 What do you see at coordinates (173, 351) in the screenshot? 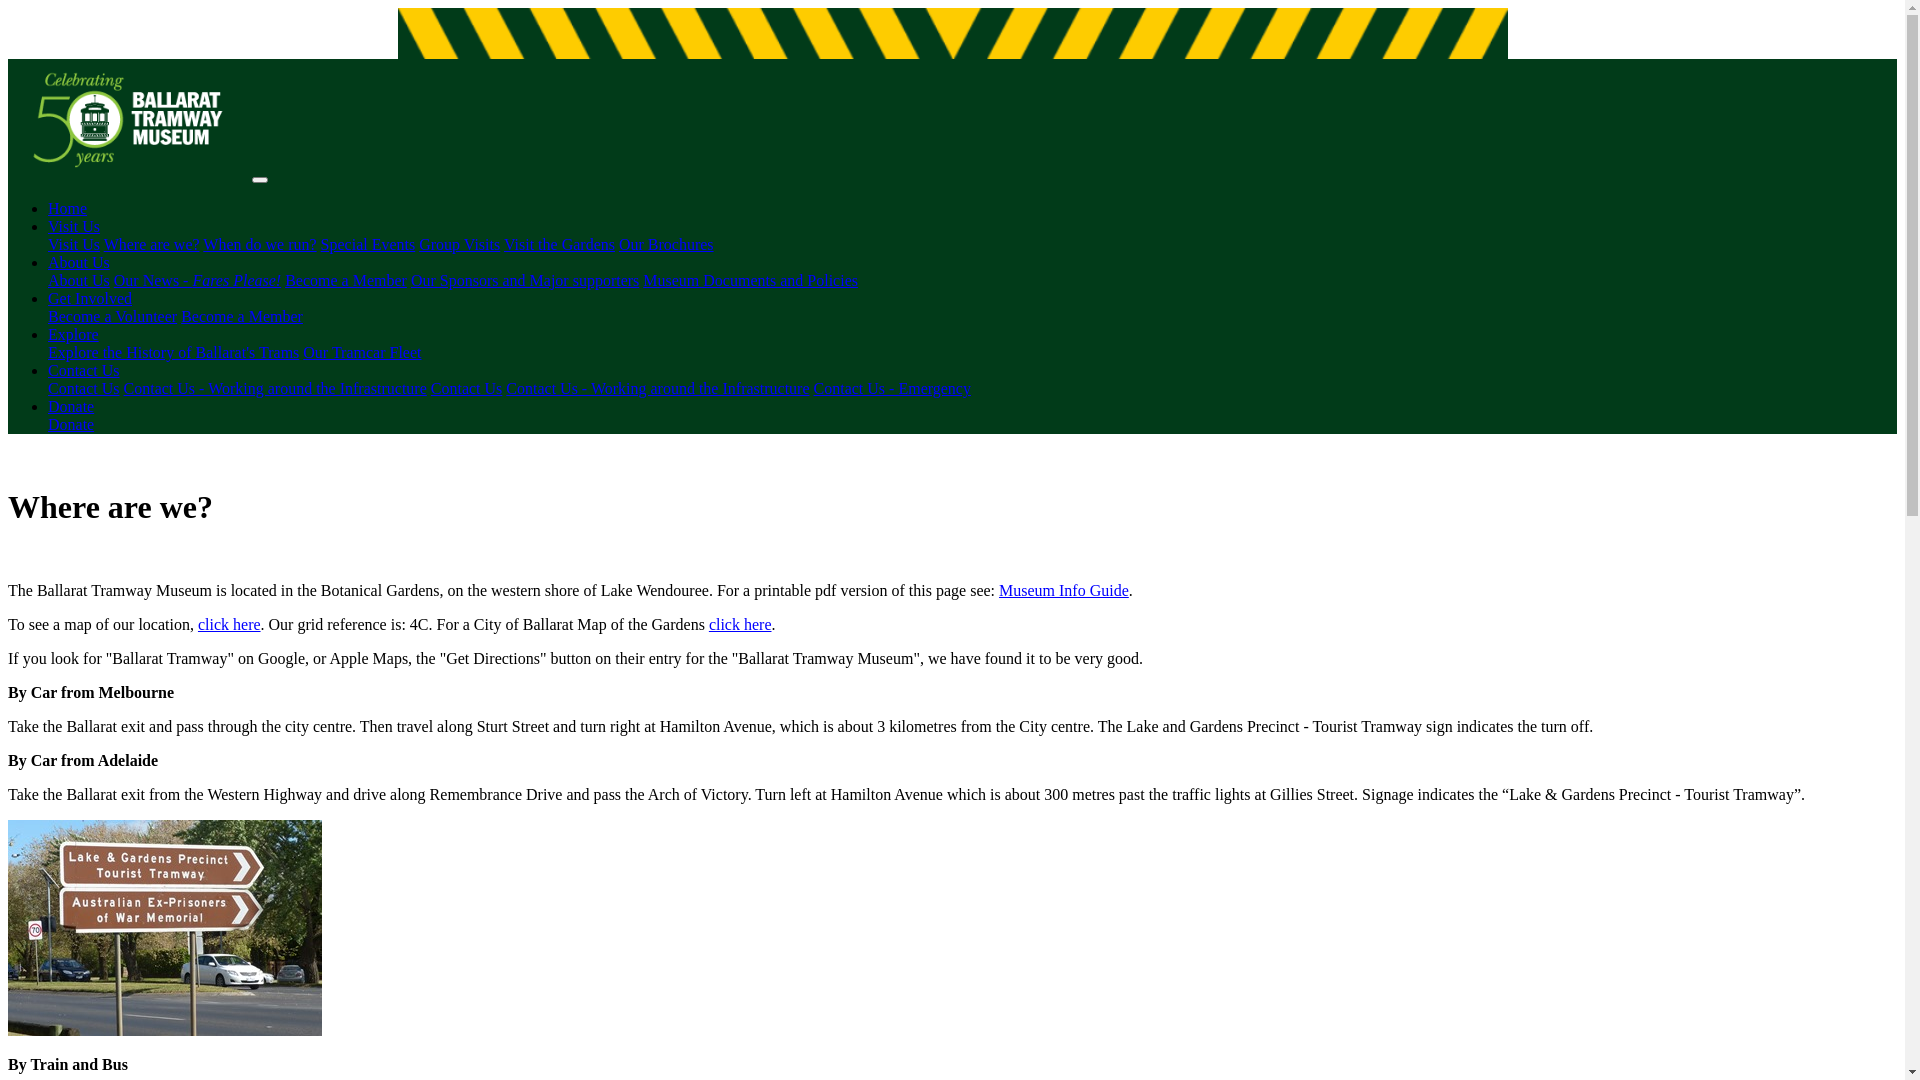
I see `'Explore the History of Ballarat's Trams'` at bounding box center [173, 351].